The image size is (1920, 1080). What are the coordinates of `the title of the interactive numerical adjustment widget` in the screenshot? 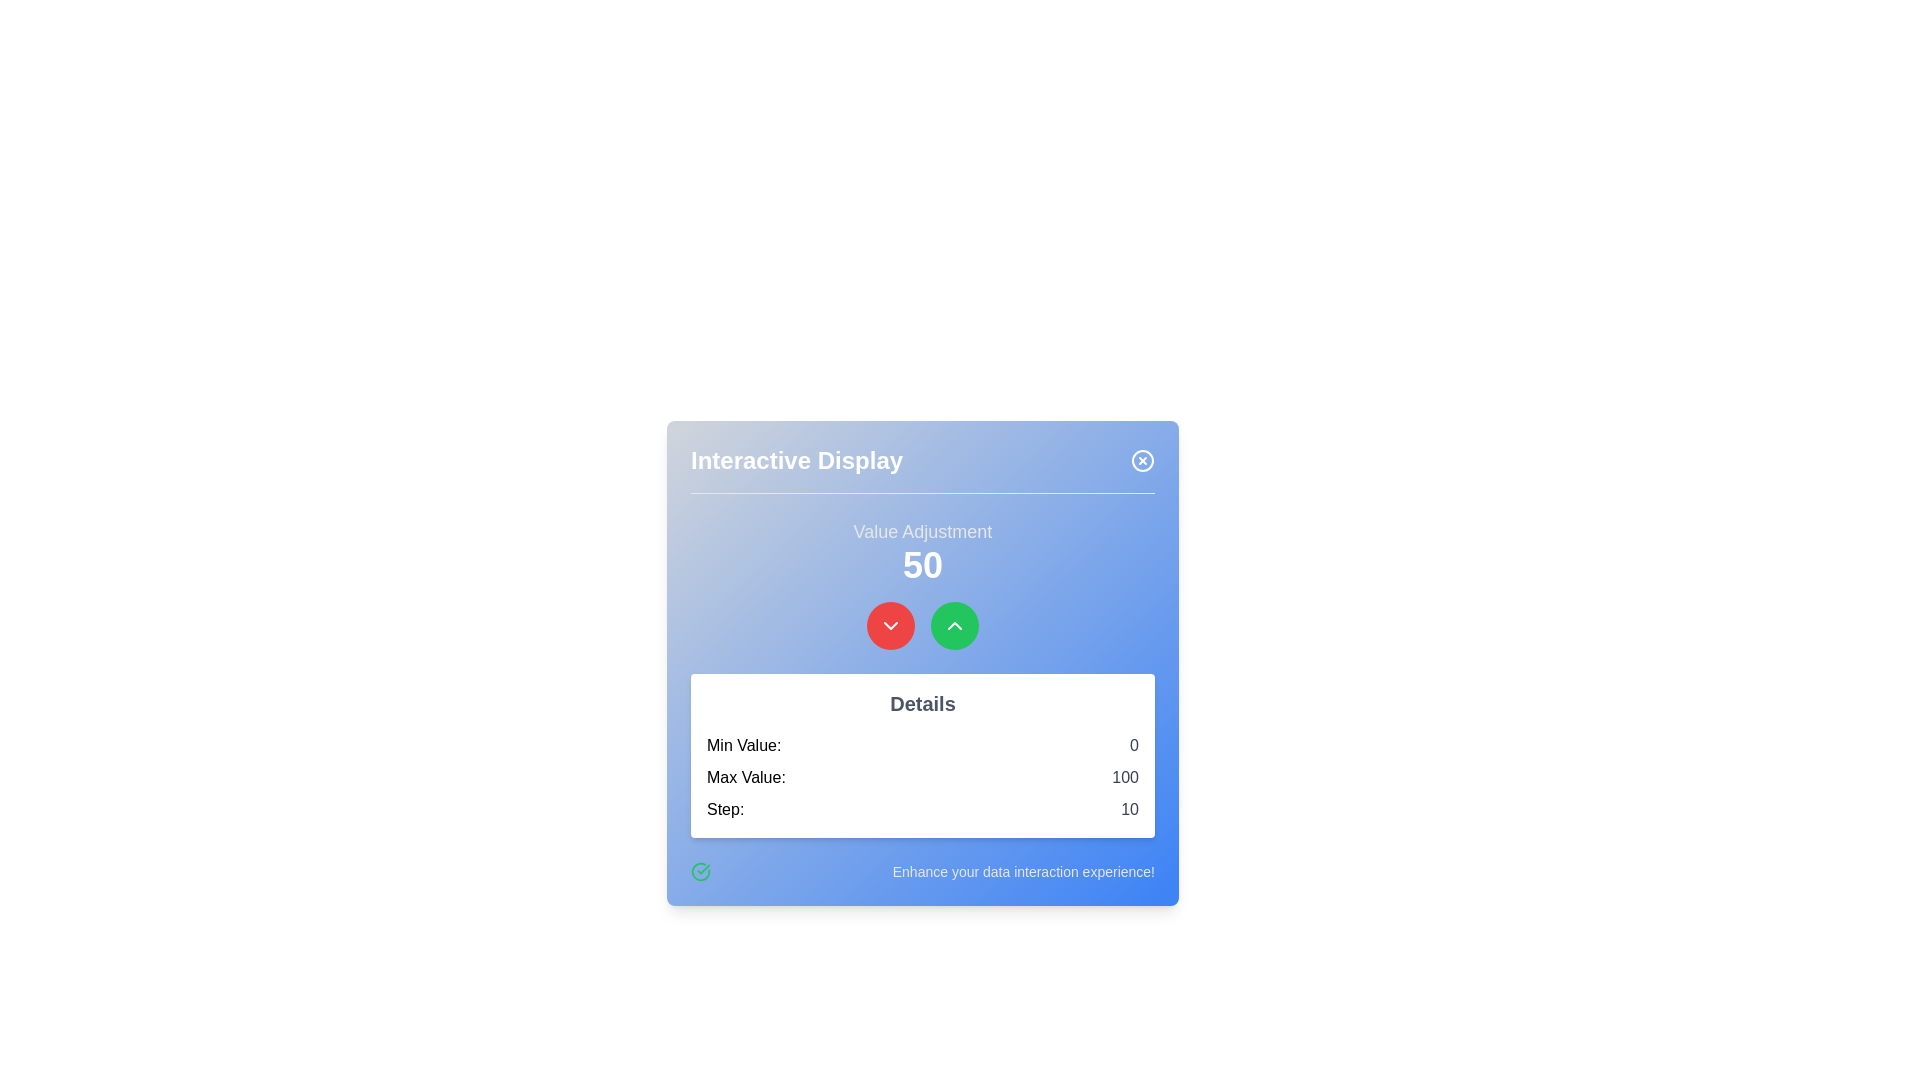 It's located at (921, 663).